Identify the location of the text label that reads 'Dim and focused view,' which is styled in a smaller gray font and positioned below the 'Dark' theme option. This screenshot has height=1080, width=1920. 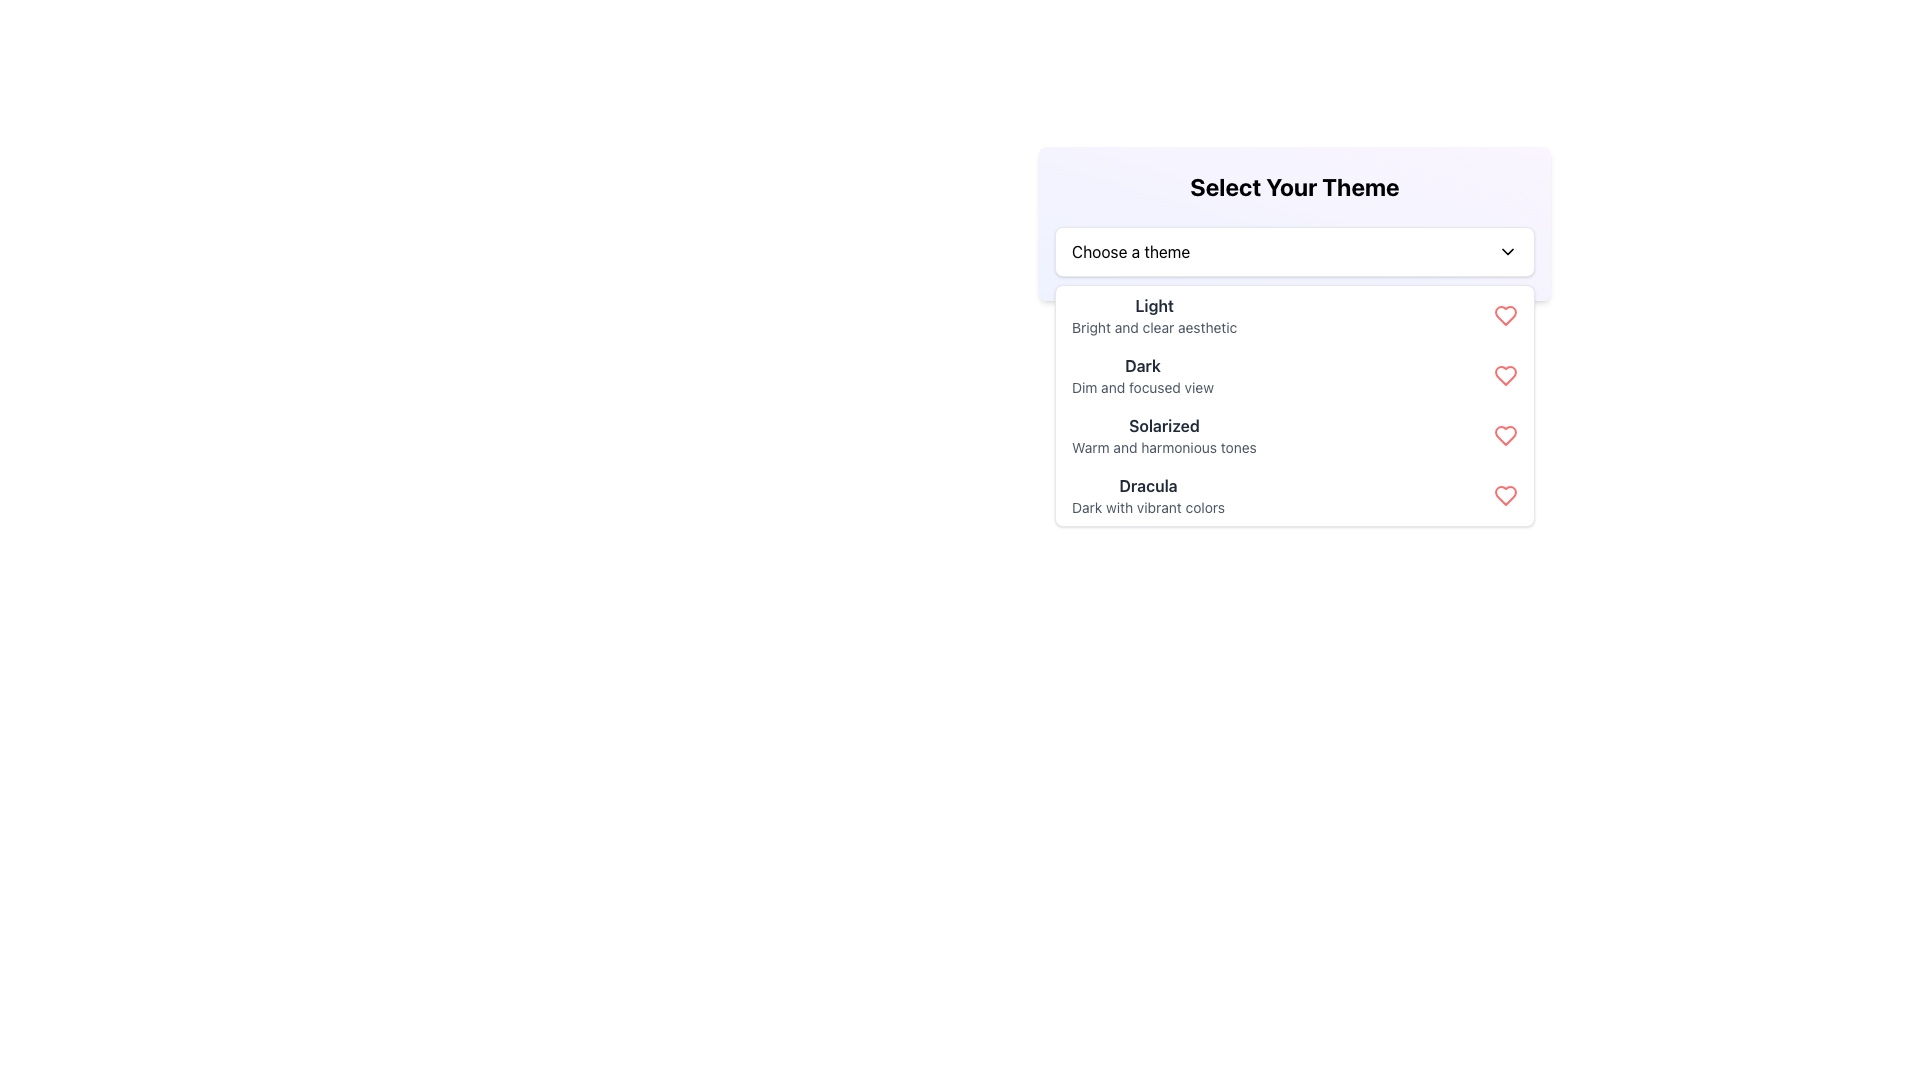
(1142, 388).